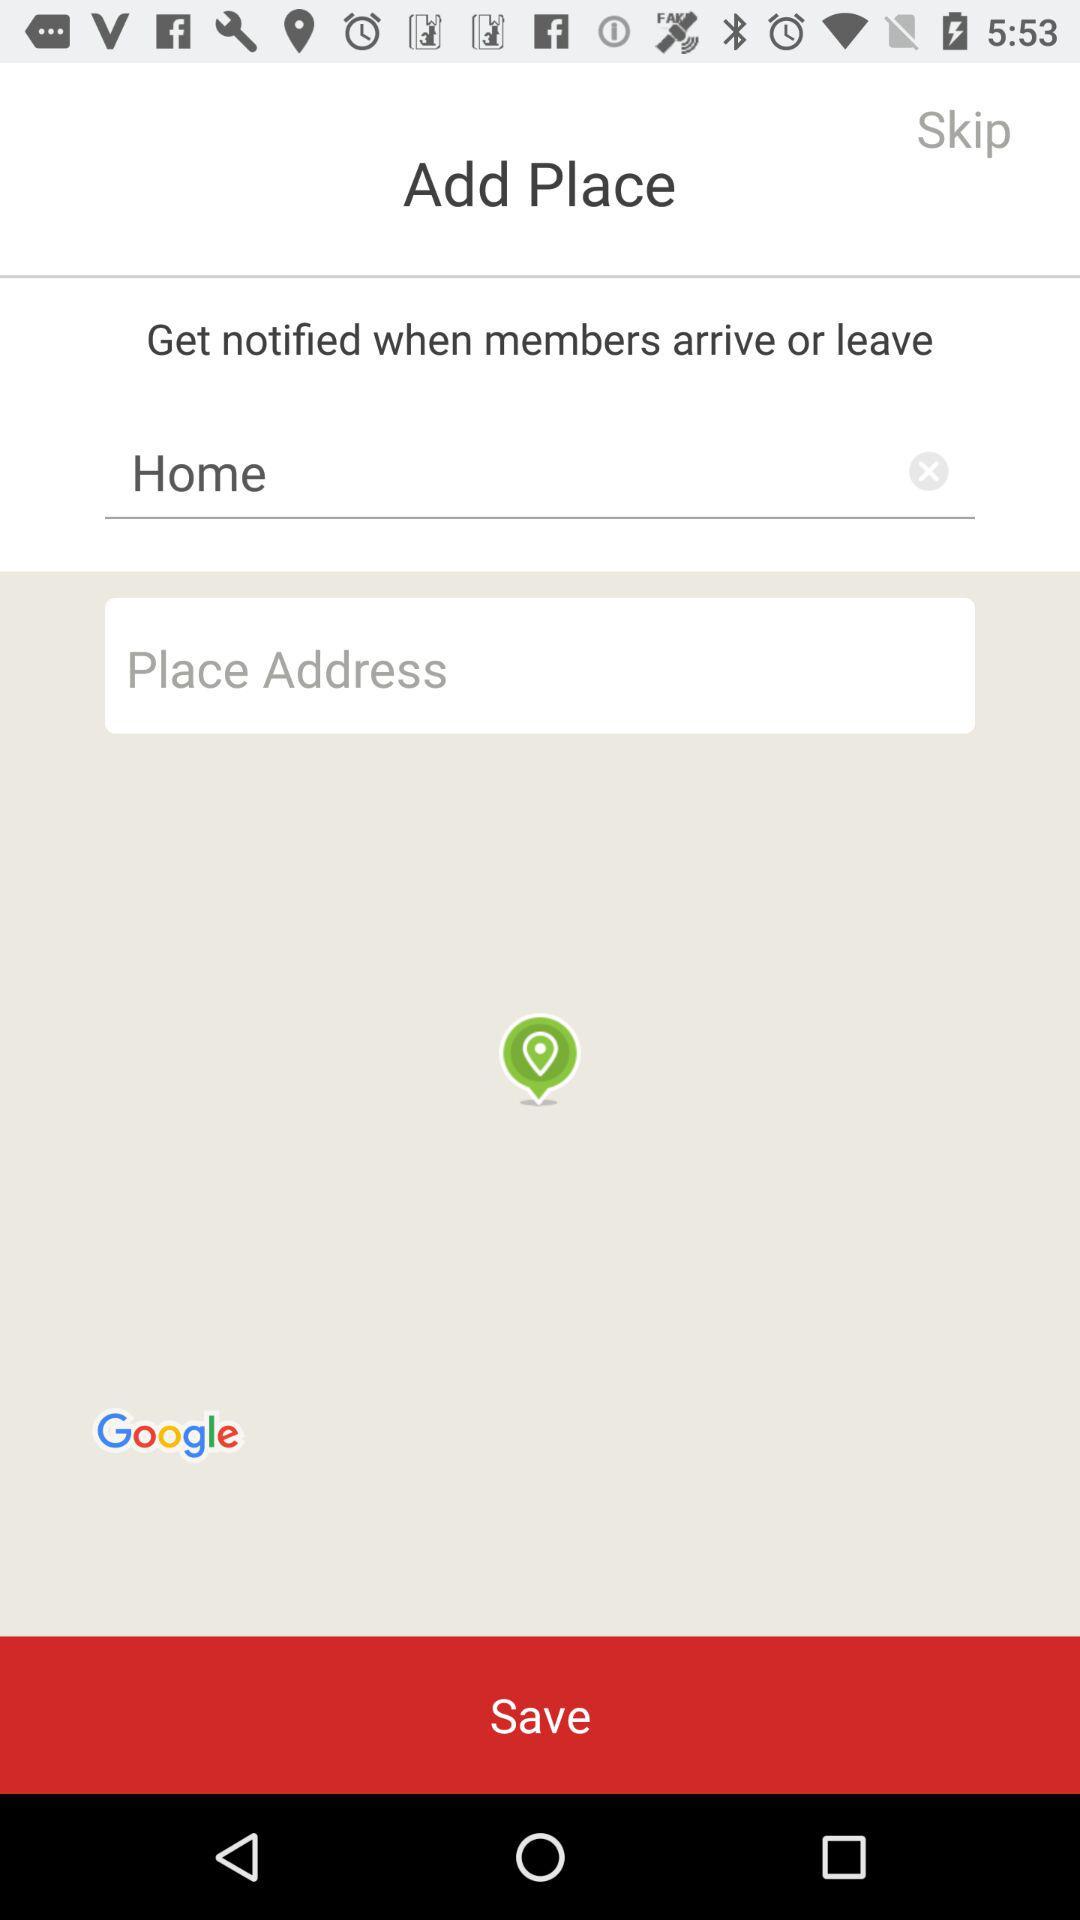 The width and height of the screenshot is (1080, 1920). What do you see at coordinates (540, 470) in the screenshot?
I see `the item below get notified when item` at bounding box center [540, 470].